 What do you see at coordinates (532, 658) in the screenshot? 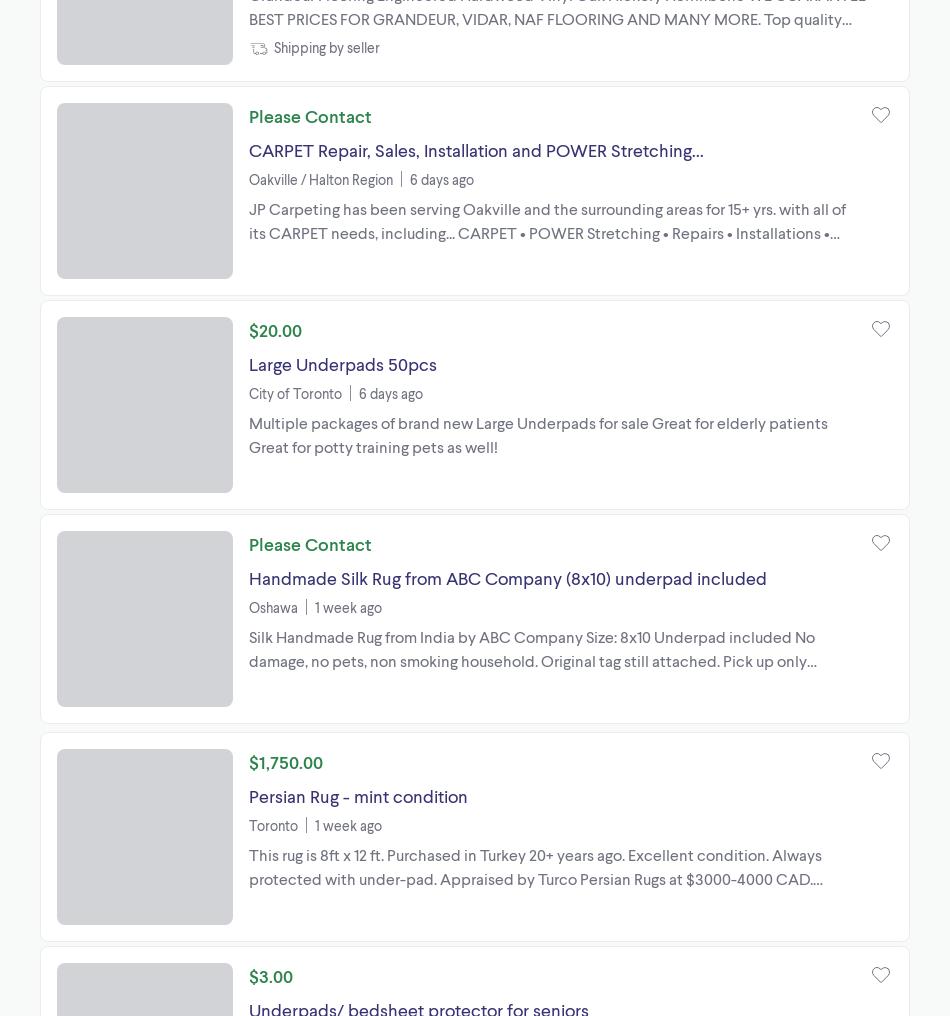
I see `'Silk Handmade Rug from India by ABC Company Size: 8x10 Underpad included No damage, no pets, non smoking household. Original tag still attached. Pick up only please.'` at bounding box center [532, 658].